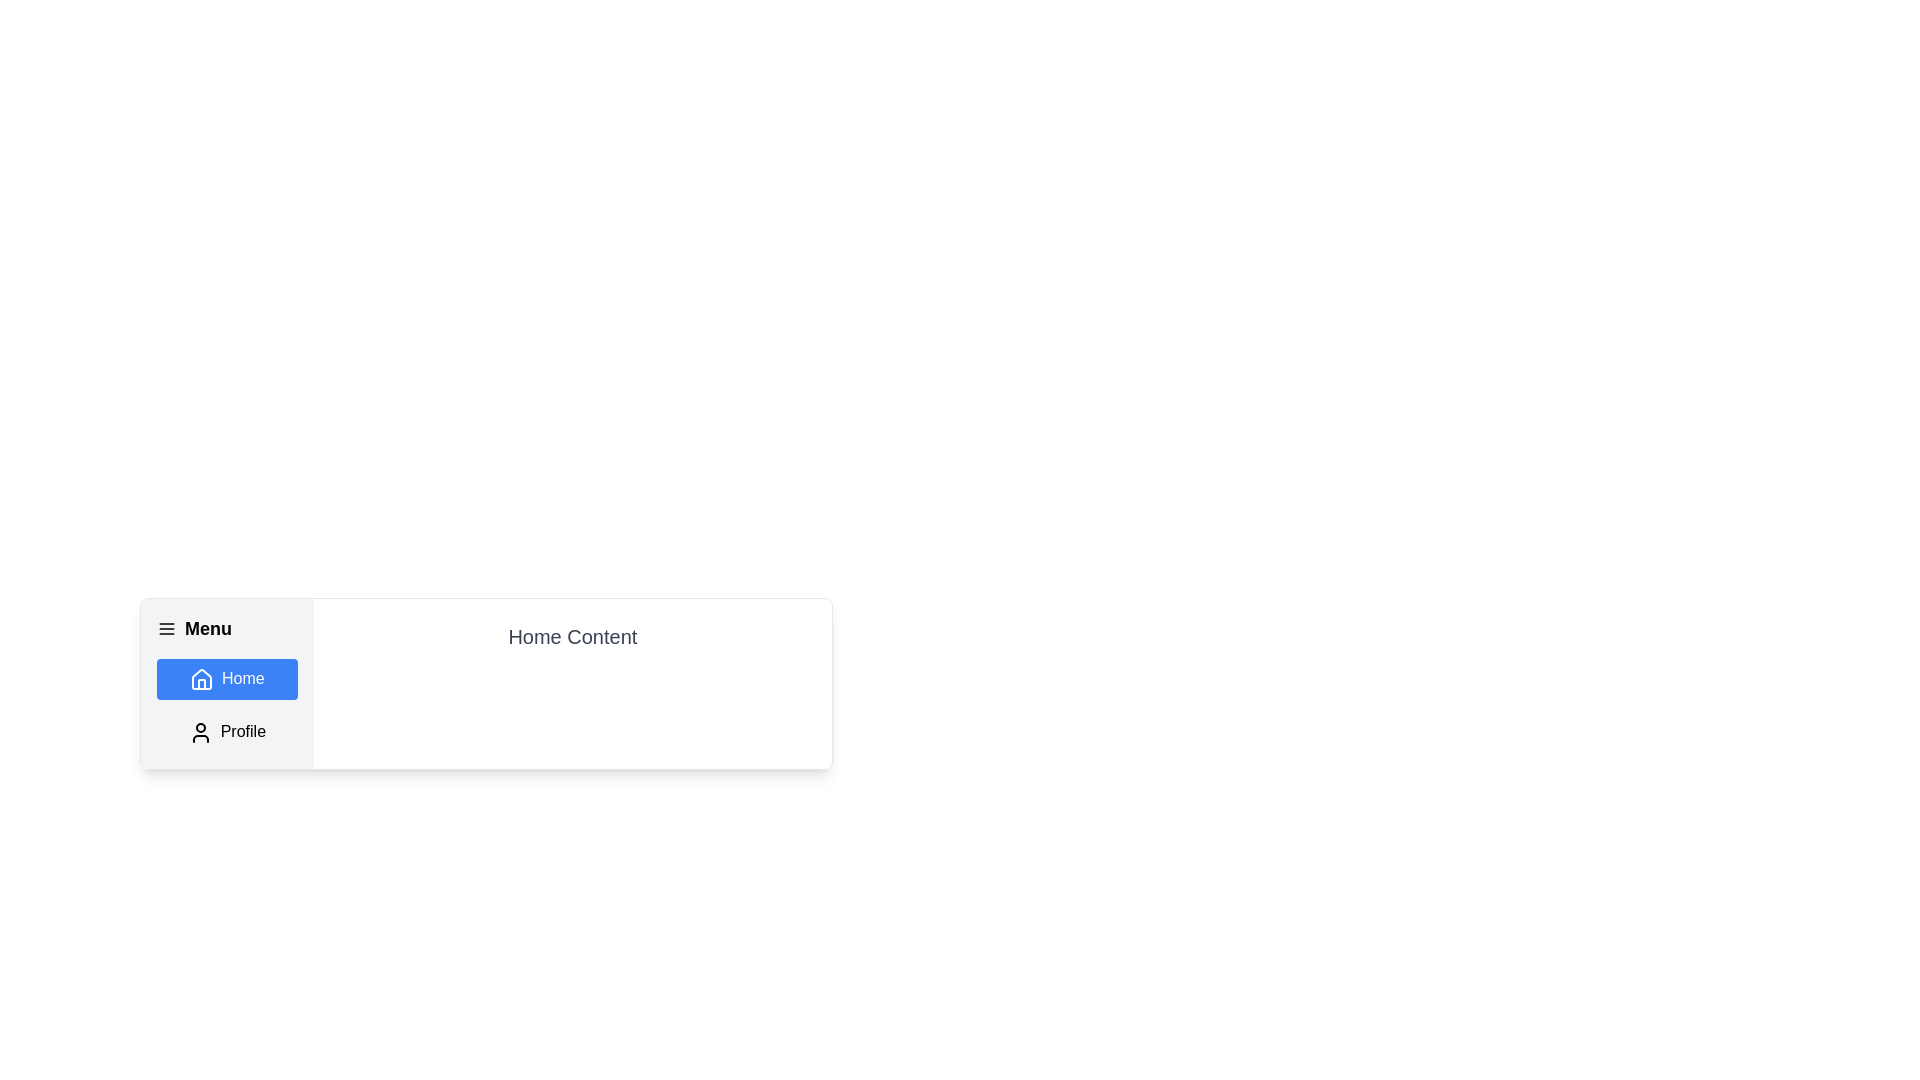 The width and height of the screenshot is (1920, 1080). I want to click on the 'Profile' menu item by clicking on the leftmost icon in the vertical navigation menu, so click(200, 732).